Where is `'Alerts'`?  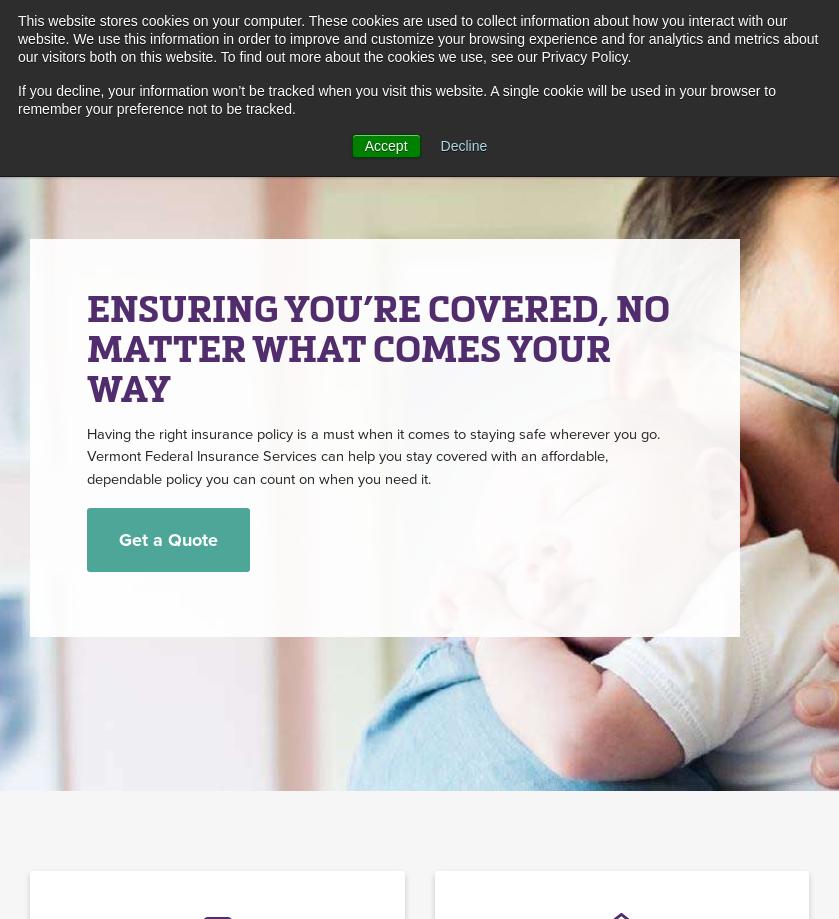 'Alerts' is located at coordinates (406, 15).